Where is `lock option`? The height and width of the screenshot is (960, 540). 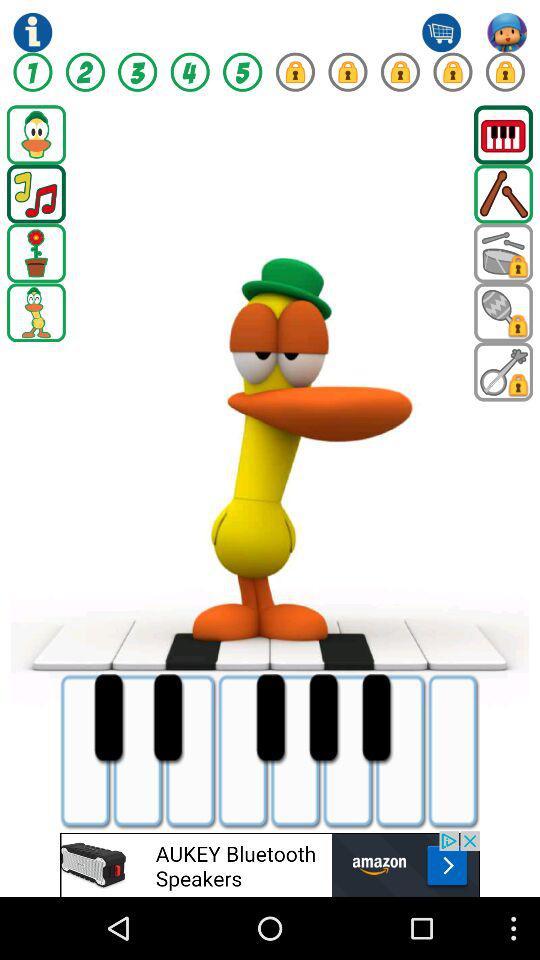
lock option is located at coordinates (452, 72).